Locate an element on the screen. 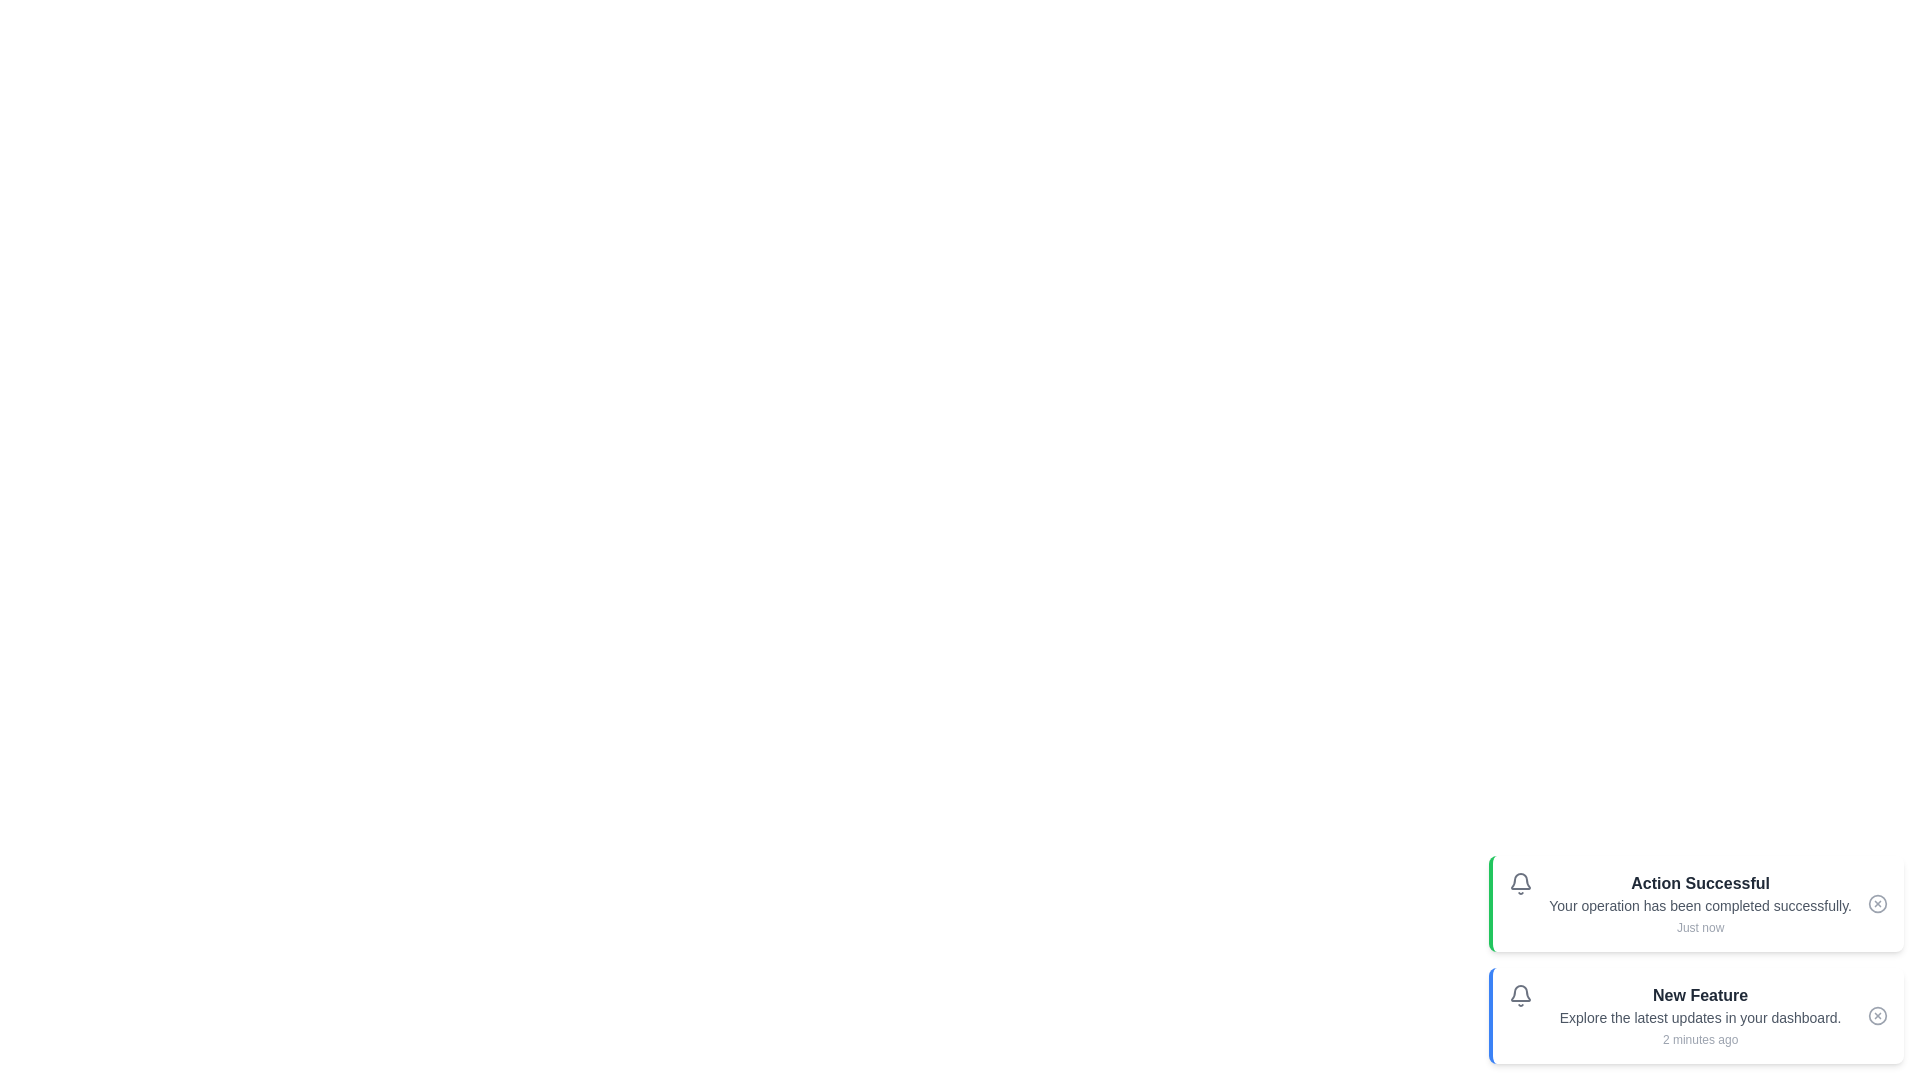 The image size is (1920, 1080). message in the Textual Notification Block titled 'New Feature', which includes the description and timestamp below it is located at coordinates (1699, 1015).